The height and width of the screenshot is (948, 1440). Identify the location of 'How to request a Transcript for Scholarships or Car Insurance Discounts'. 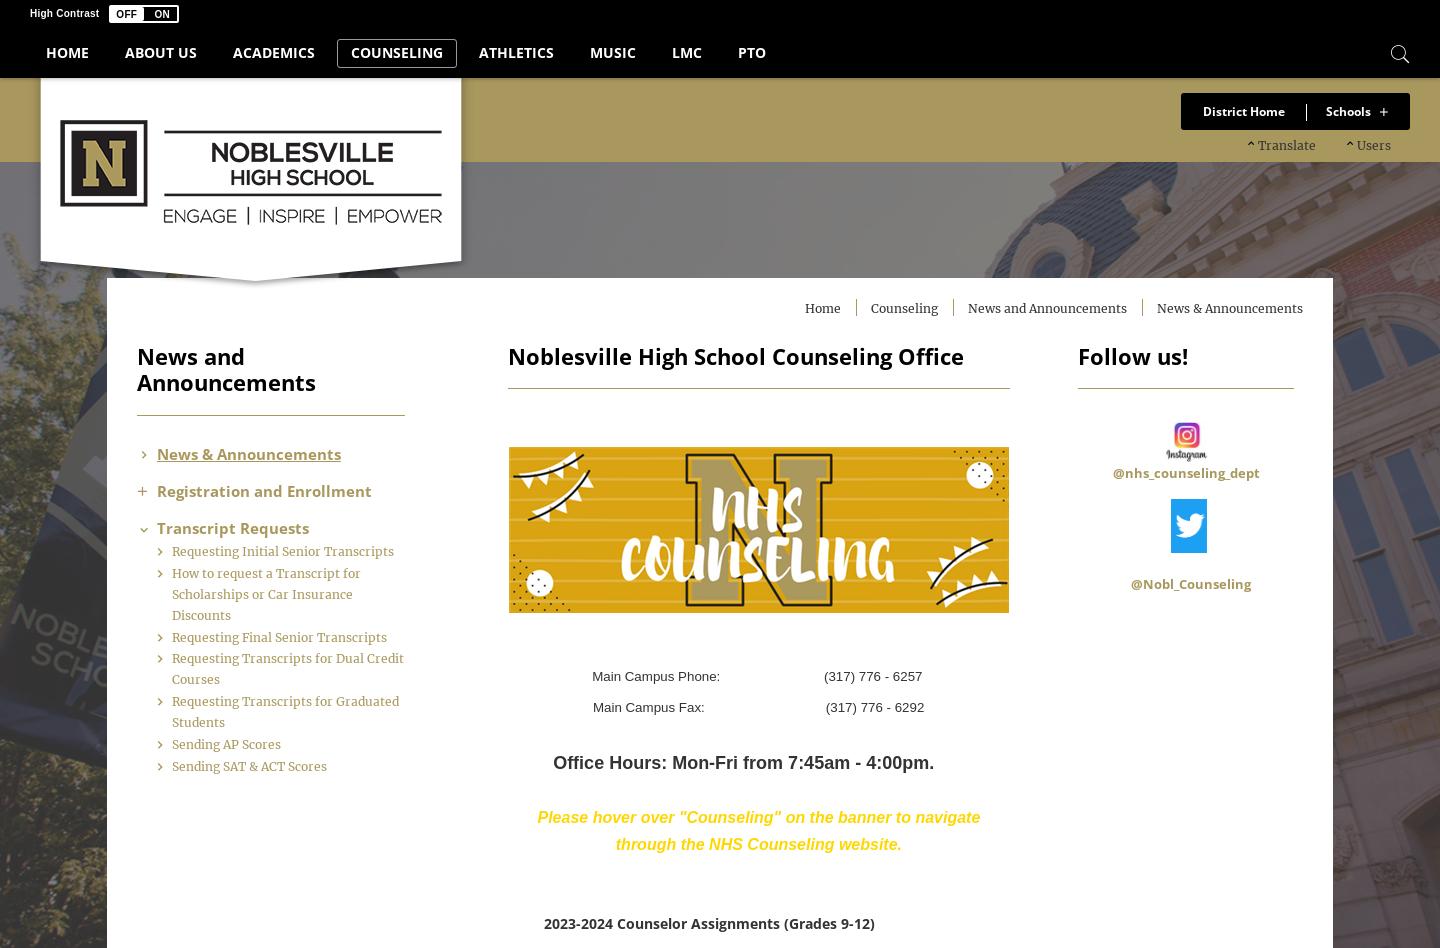
(306, 613).